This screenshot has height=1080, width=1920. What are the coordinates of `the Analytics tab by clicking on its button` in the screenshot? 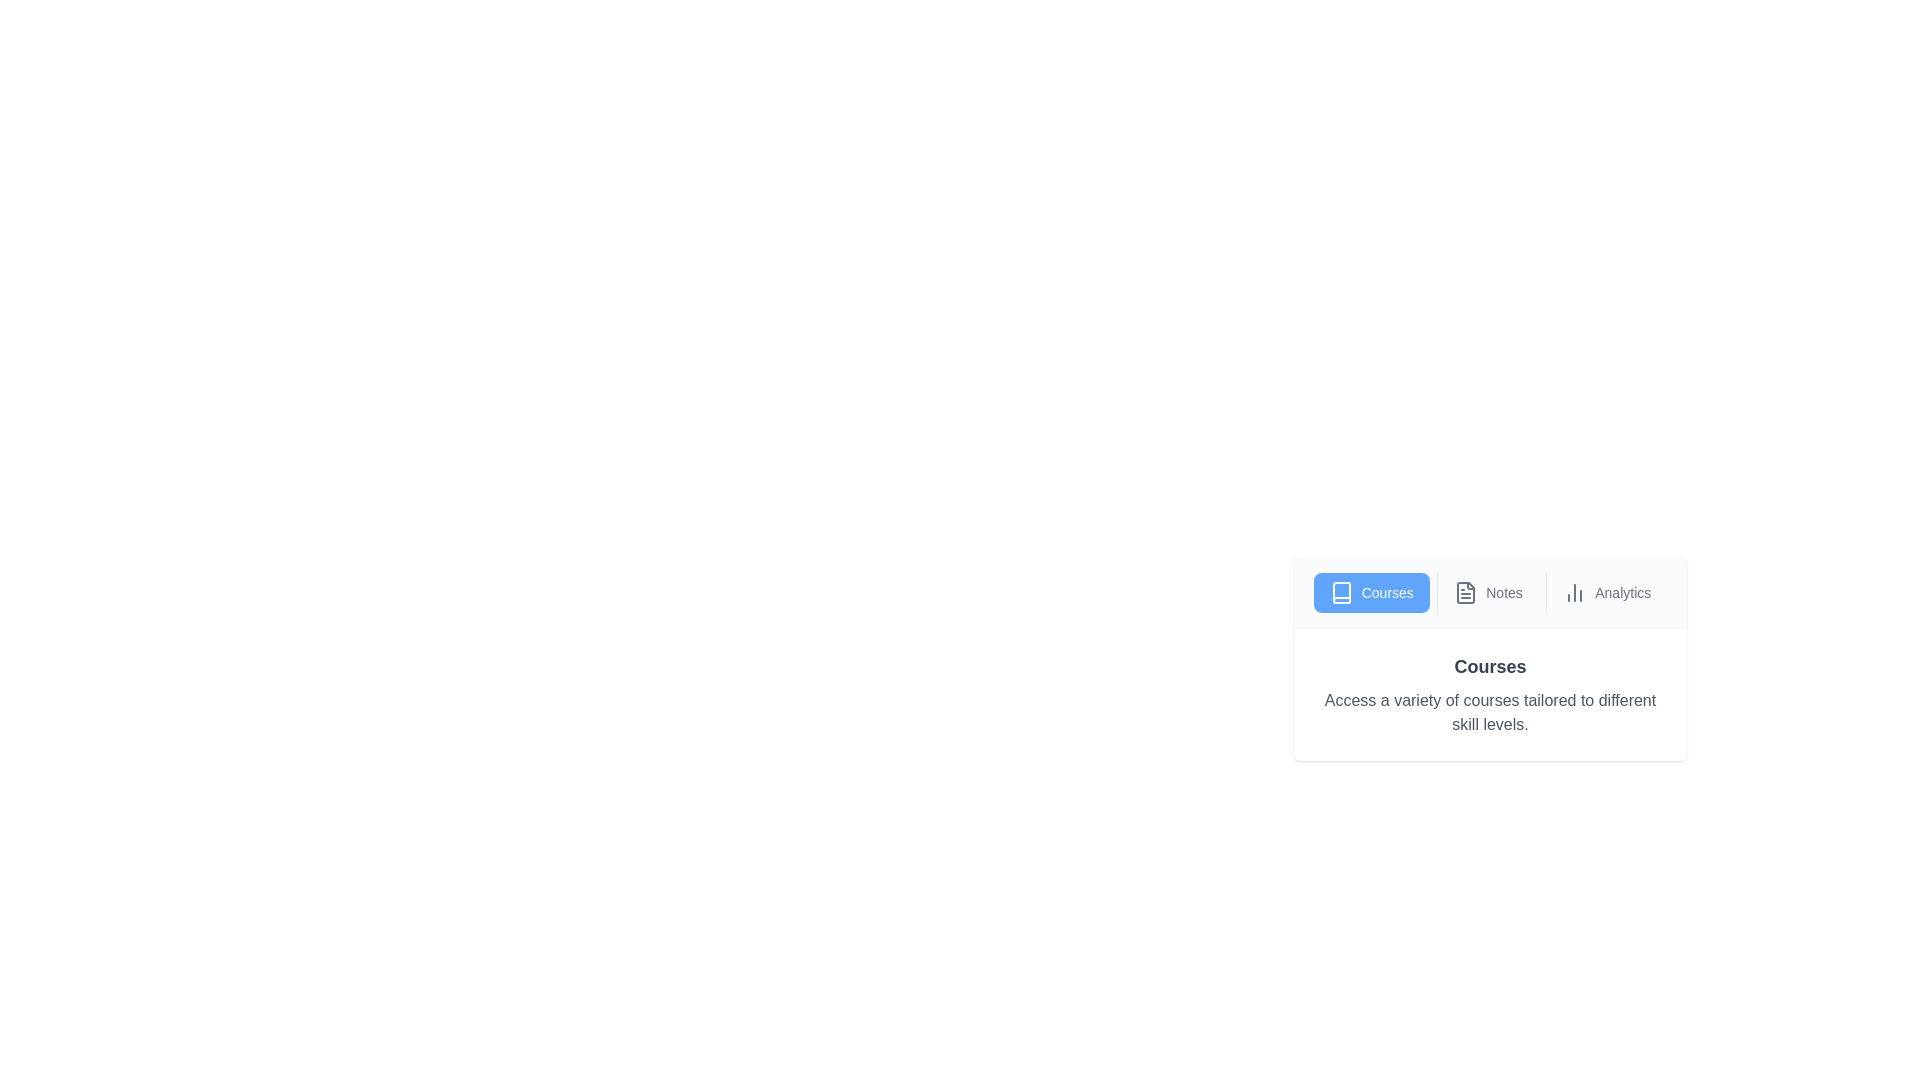 It's located at (1606, 592).